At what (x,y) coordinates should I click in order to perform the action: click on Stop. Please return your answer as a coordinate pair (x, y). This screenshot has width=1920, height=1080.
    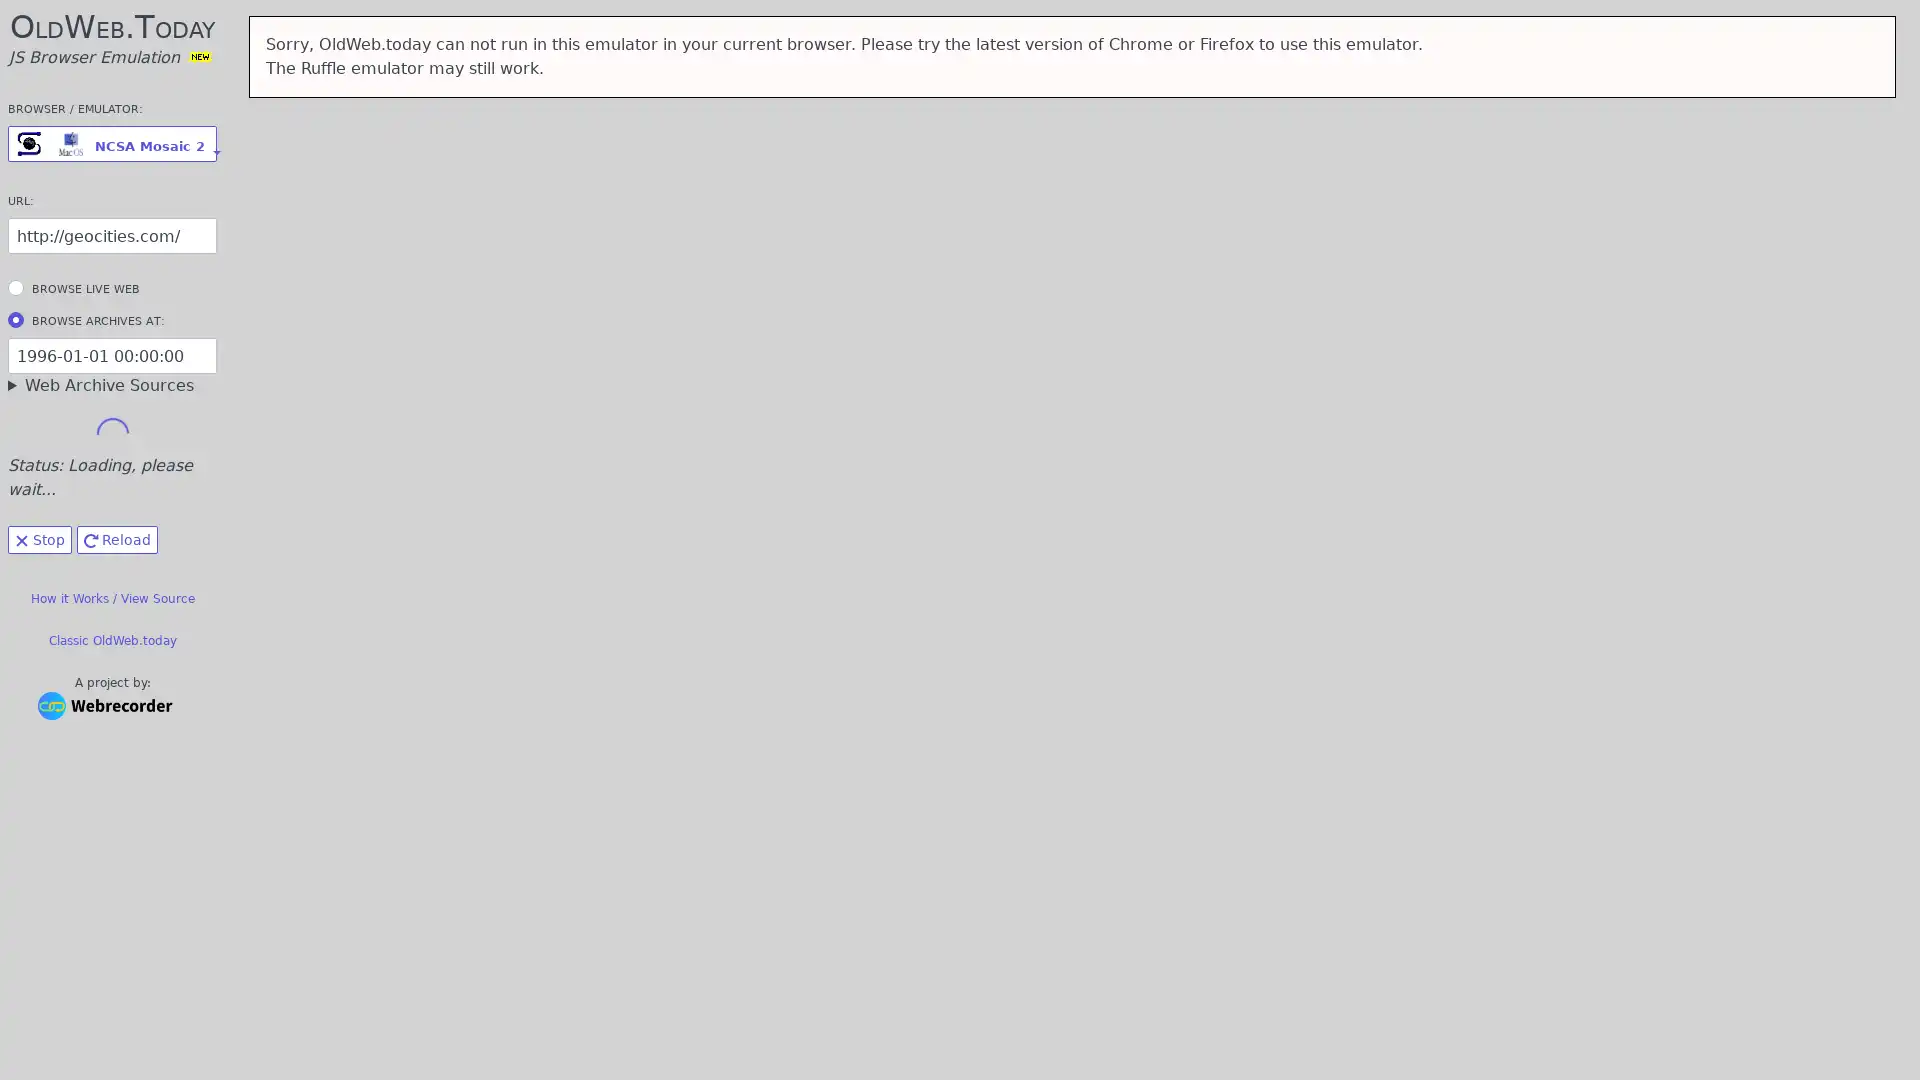
    Looking at the image, I should click on (39, 540).